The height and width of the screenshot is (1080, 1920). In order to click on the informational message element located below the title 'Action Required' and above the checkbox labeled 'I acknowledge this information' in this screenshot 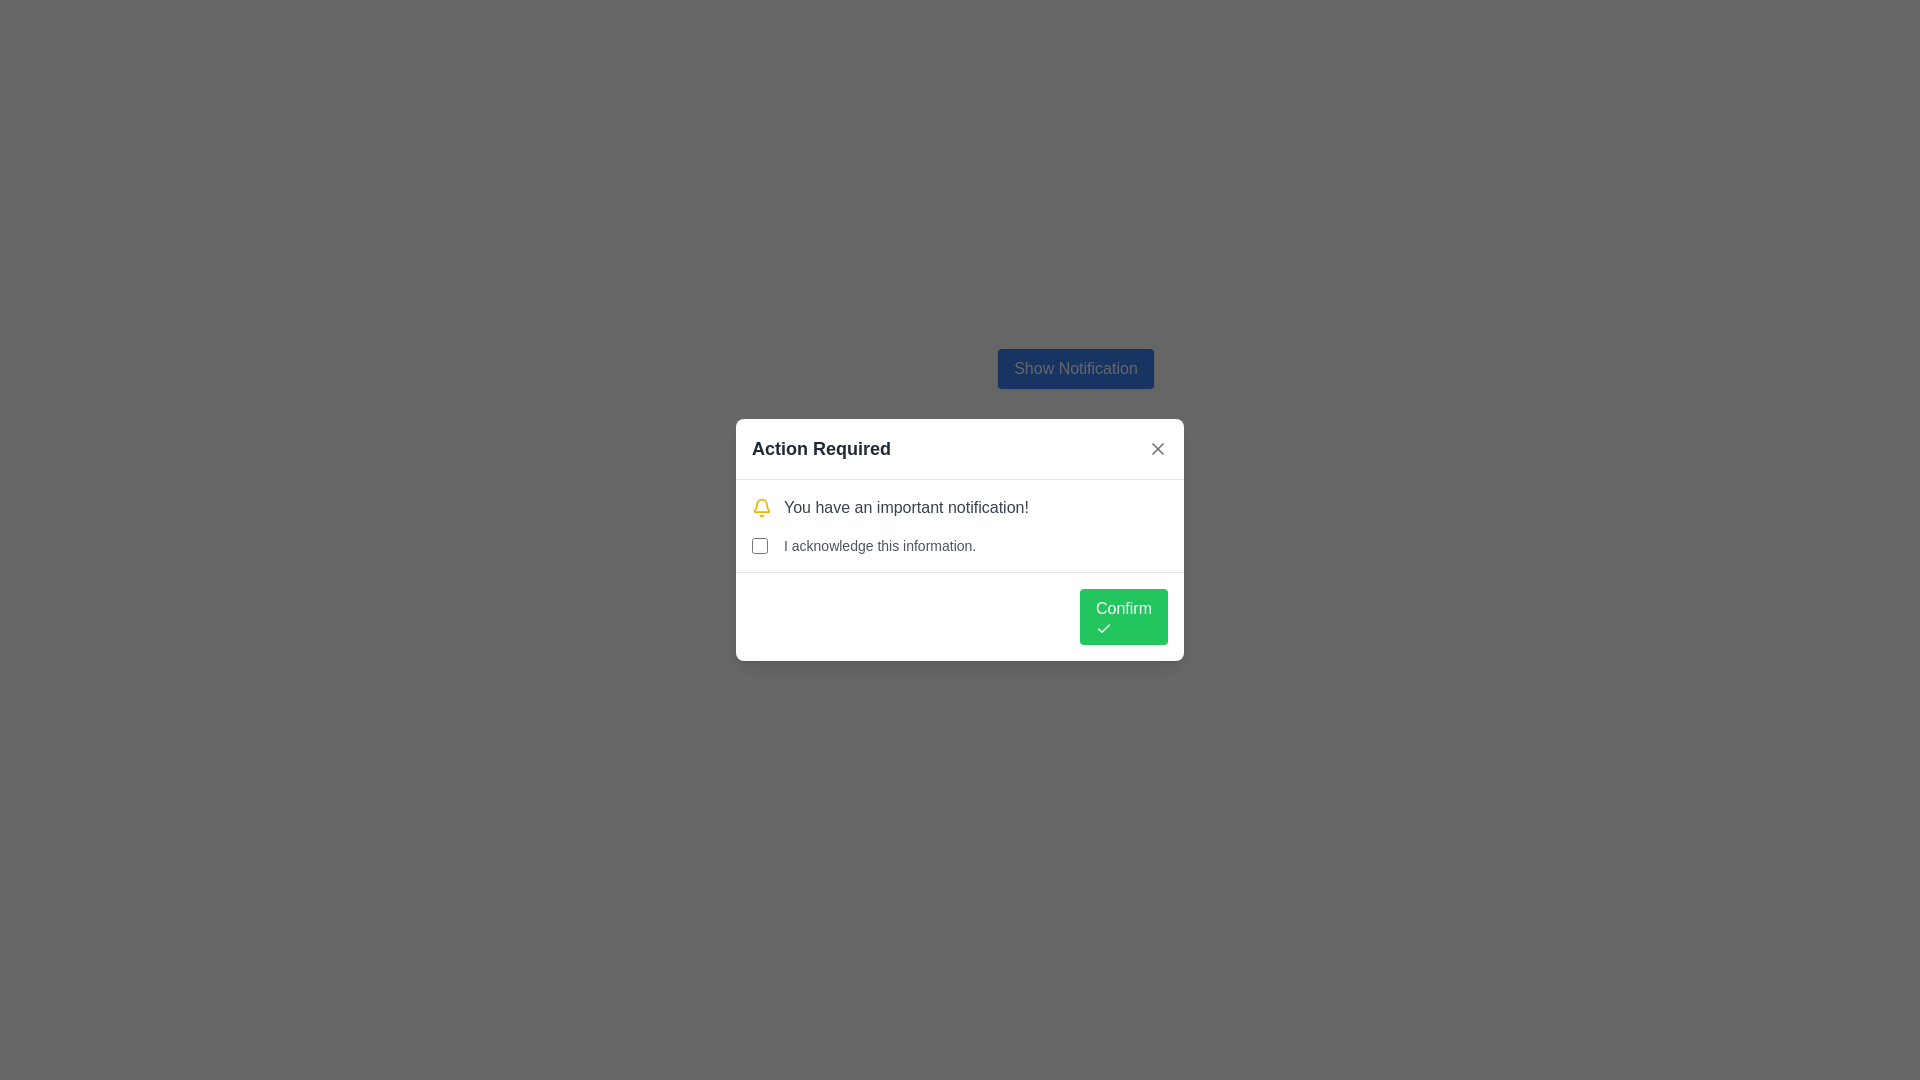, I will do `click(960, 507)`.